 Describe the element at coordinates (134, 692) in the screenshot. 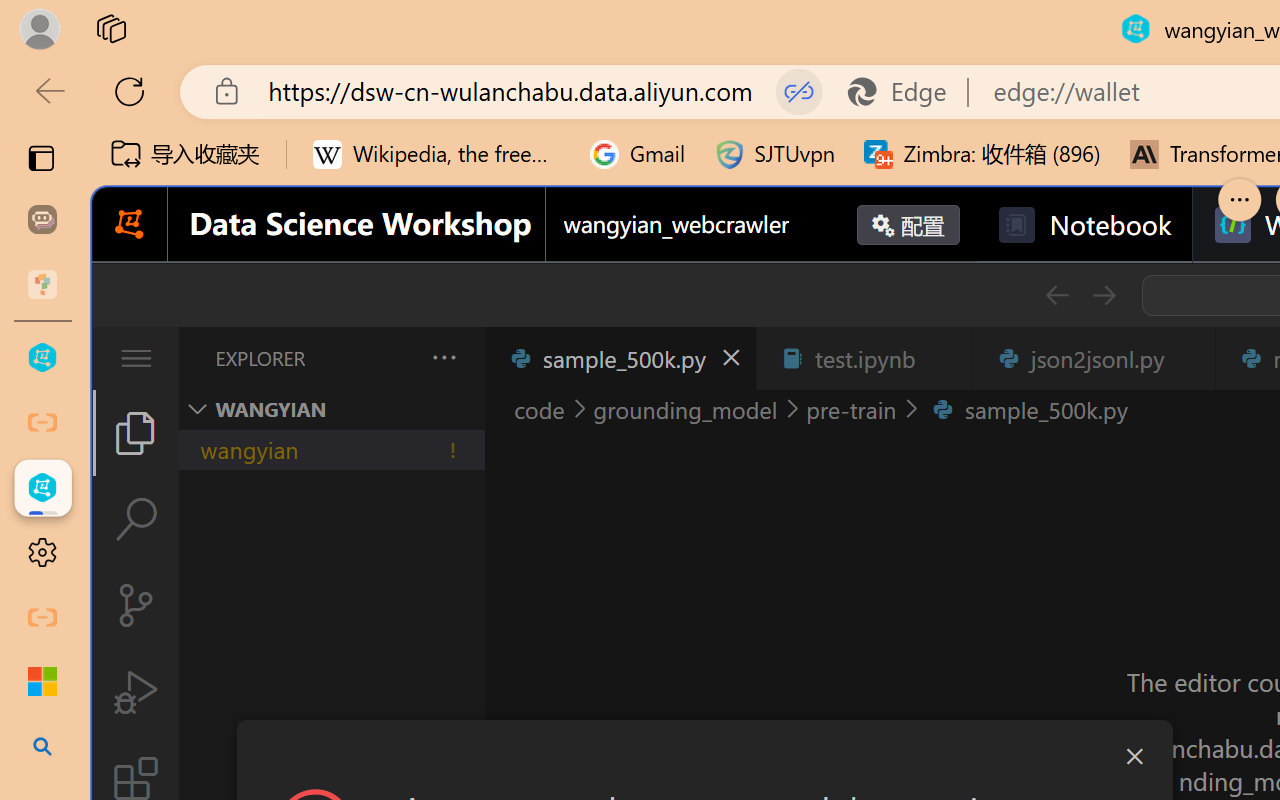

I see `'Run and Debug (Ctrl+Shift+D)'` at that location.